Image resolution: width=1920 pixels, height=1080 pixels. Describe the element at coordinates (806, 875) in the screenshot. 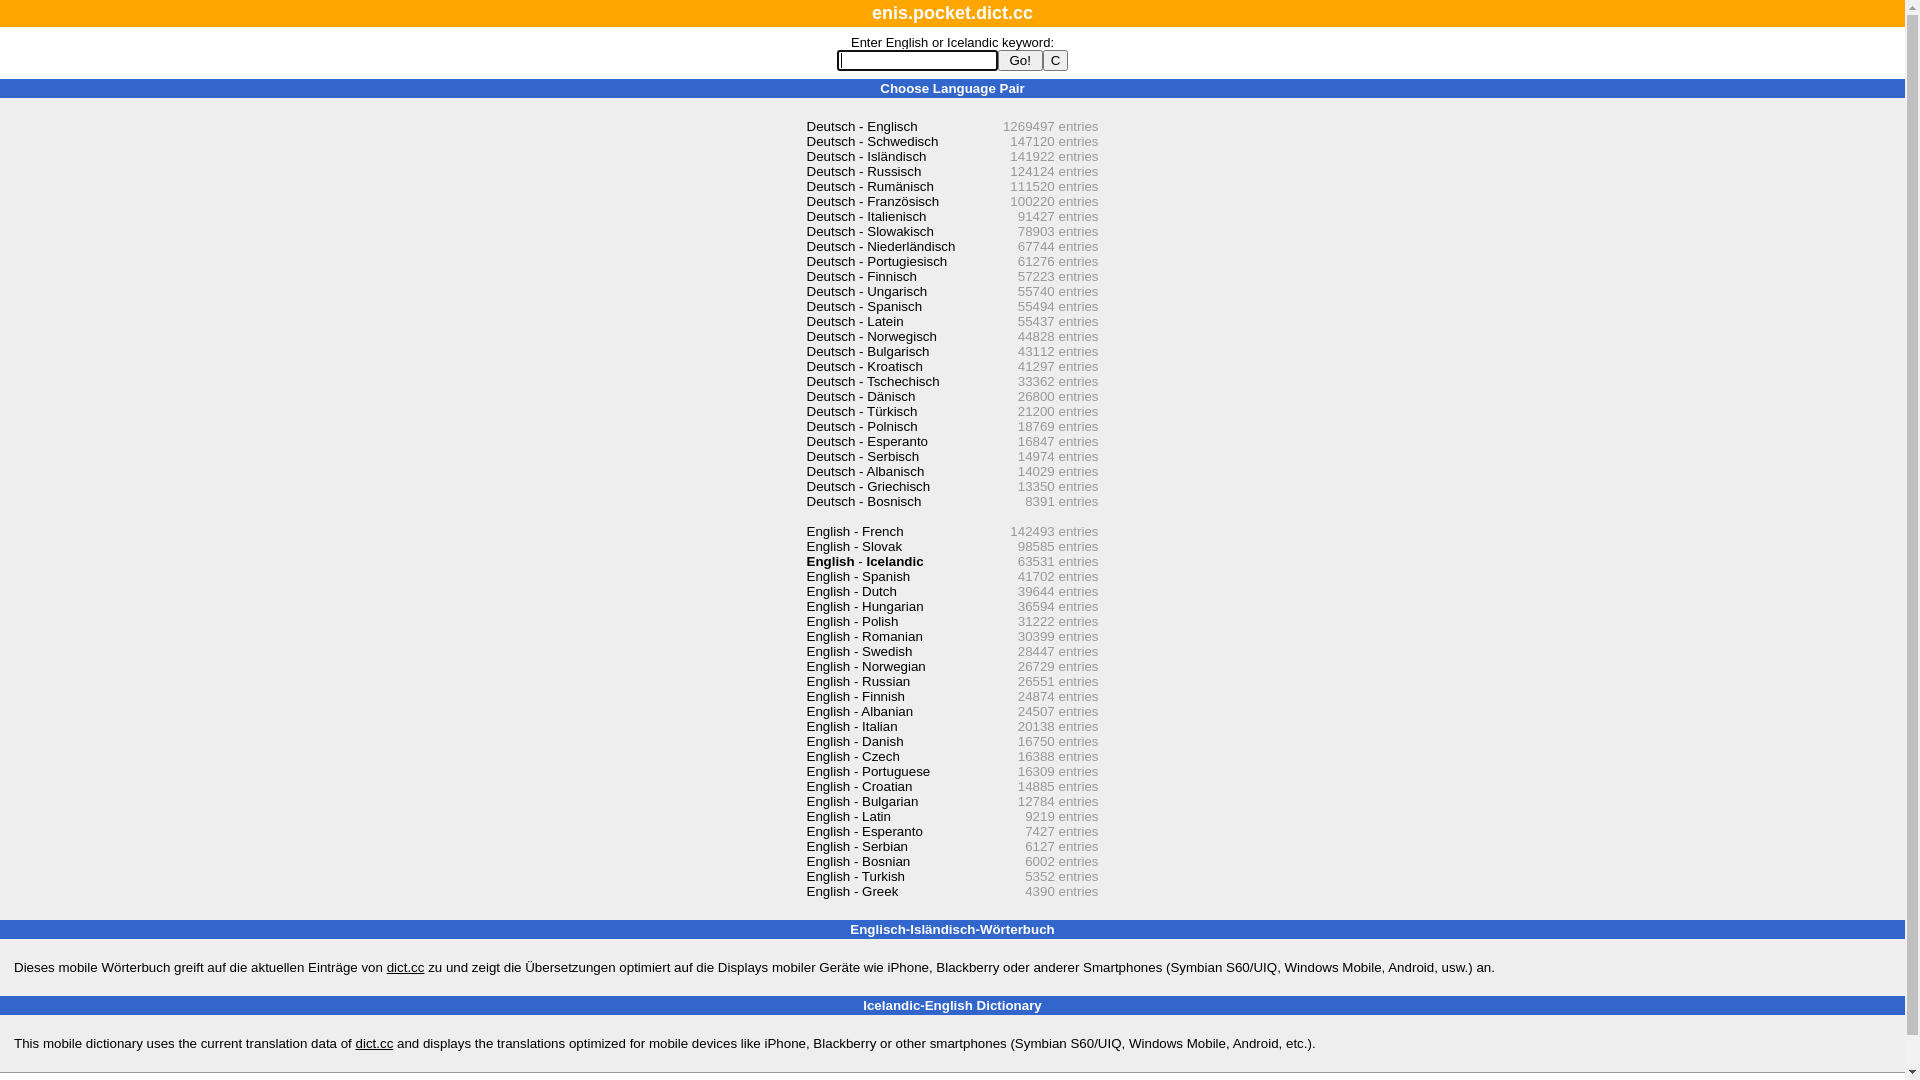

I see `'English - Turkish'` at that location.